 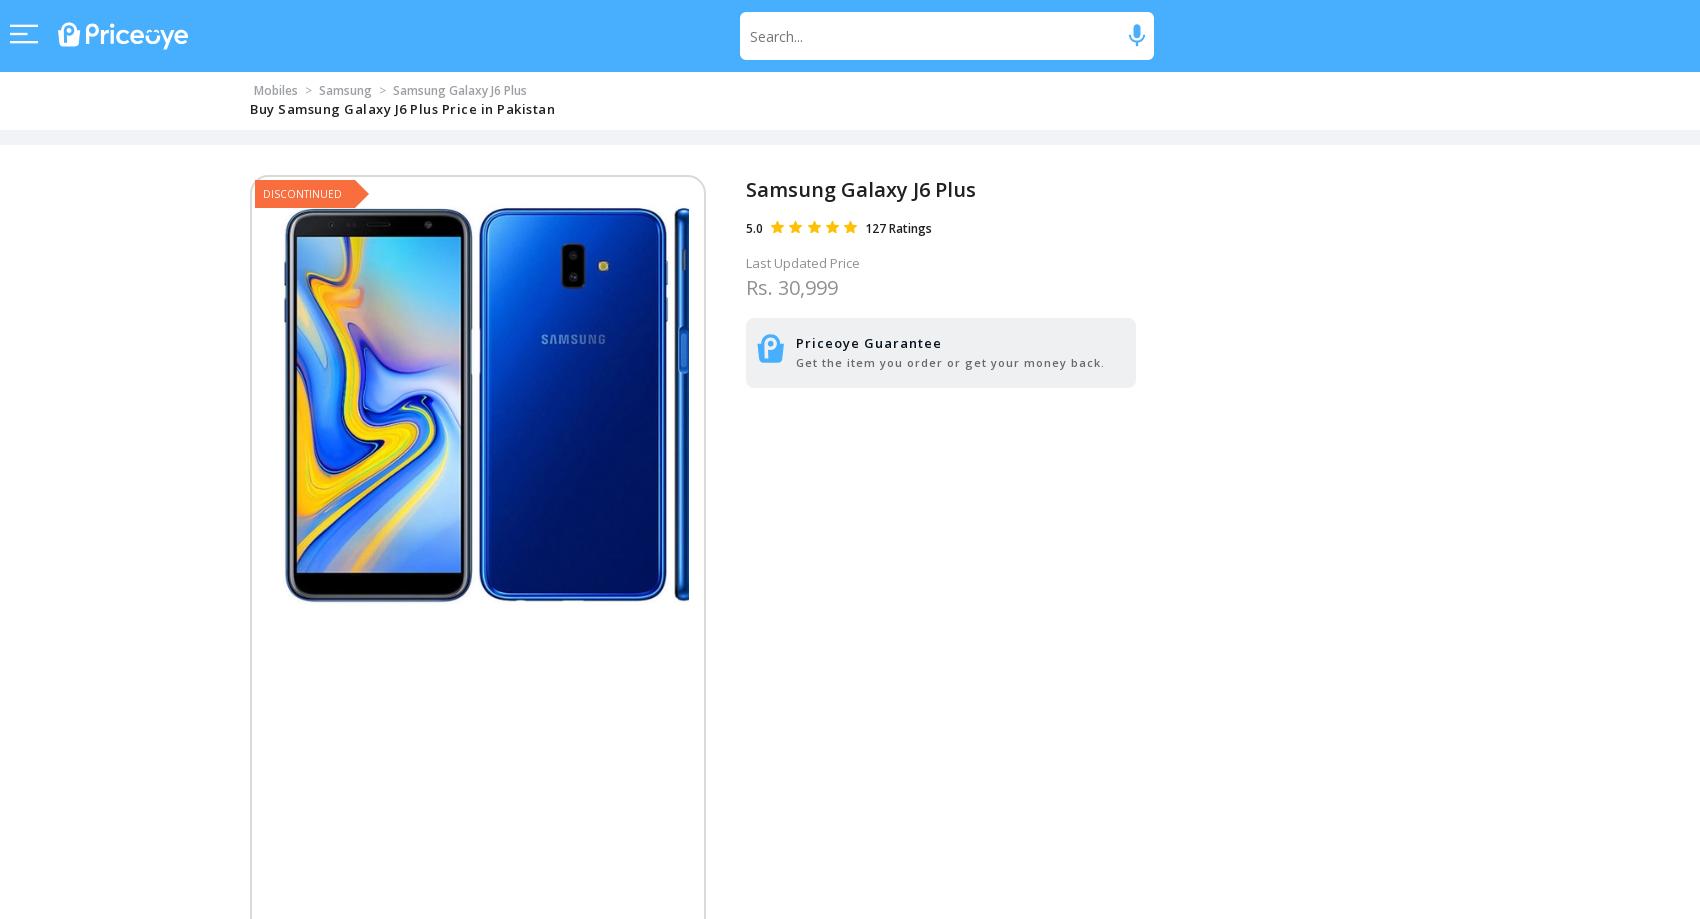 What do you see at coordinates (302, 192) in the screenshot?
I see `'DISCONTINUED'` at bounding box center [302, 192].